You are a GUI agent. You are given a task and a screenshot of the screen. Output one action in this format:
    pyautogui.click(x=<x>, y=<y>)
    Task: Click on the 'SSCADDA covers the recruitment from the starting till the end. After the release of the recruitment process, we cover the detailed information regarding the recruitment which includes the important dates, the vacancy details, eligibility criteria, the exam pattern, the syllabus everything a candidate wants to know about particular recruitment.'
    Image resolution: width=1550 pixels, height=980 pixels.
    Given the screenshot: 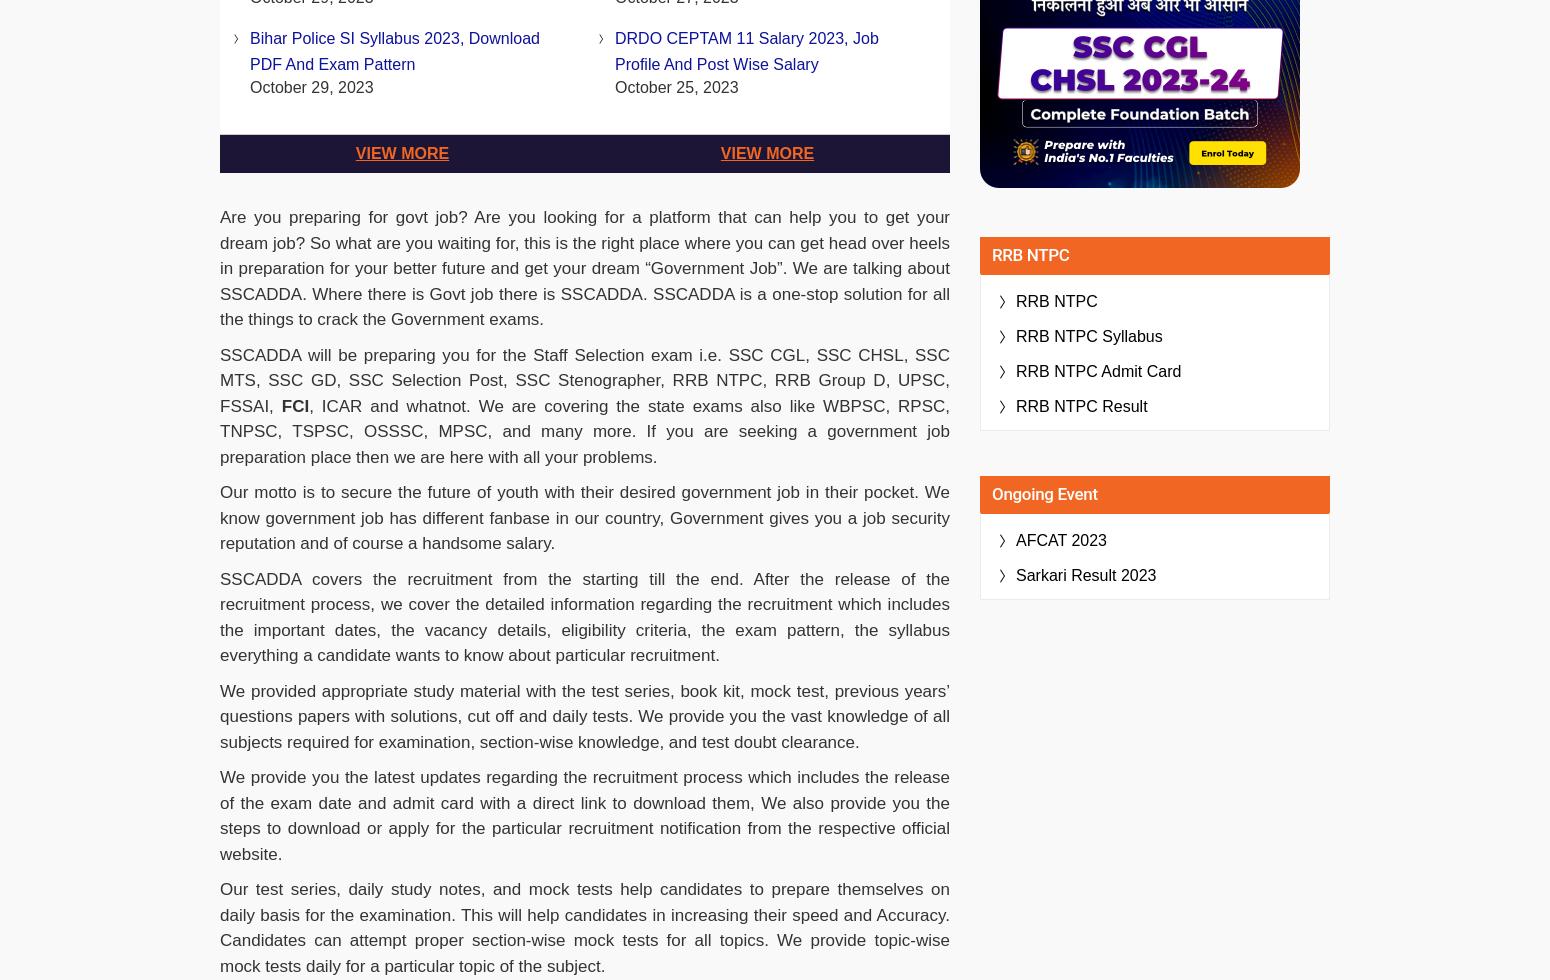 What is the action you would take?
    pyautogui.click(x=584, y=617)
    